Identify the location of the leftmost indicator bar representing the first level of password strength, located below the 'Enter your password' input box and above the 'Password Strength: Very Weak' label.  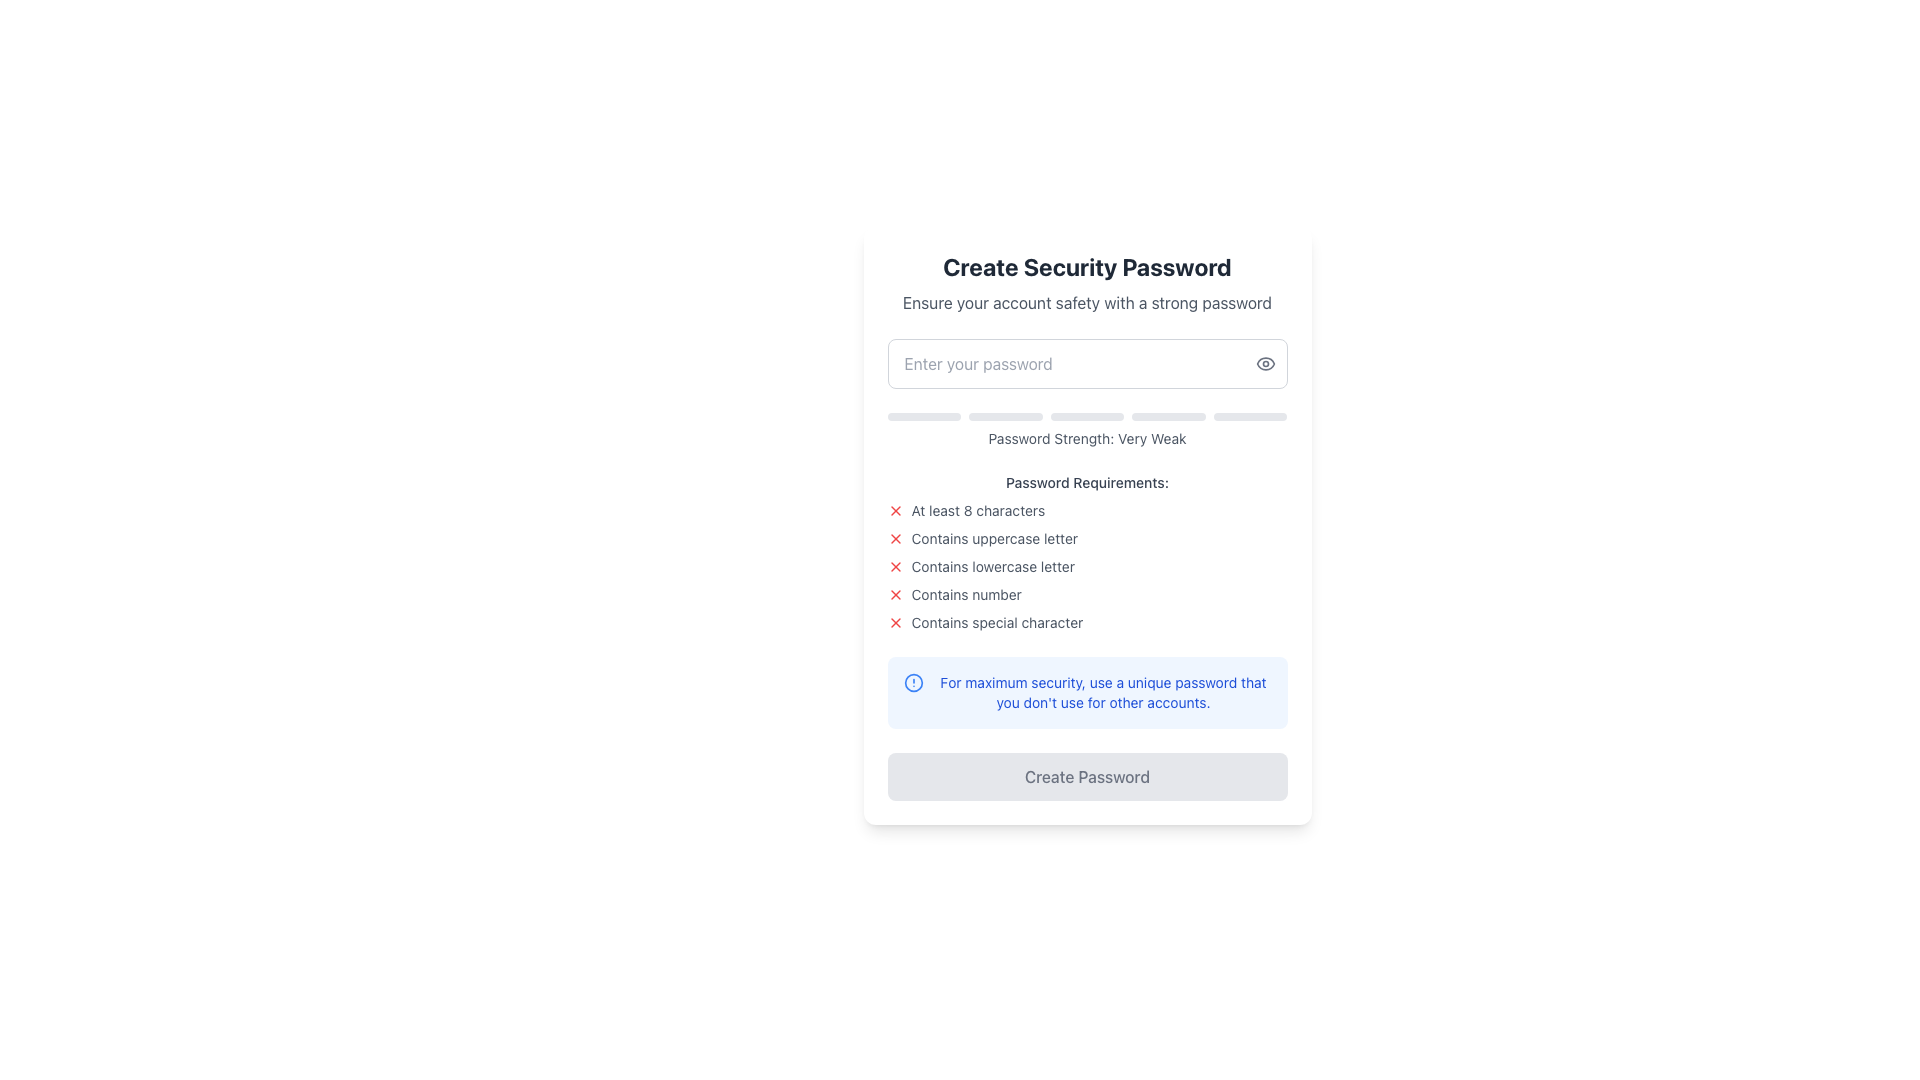
(923, 415).